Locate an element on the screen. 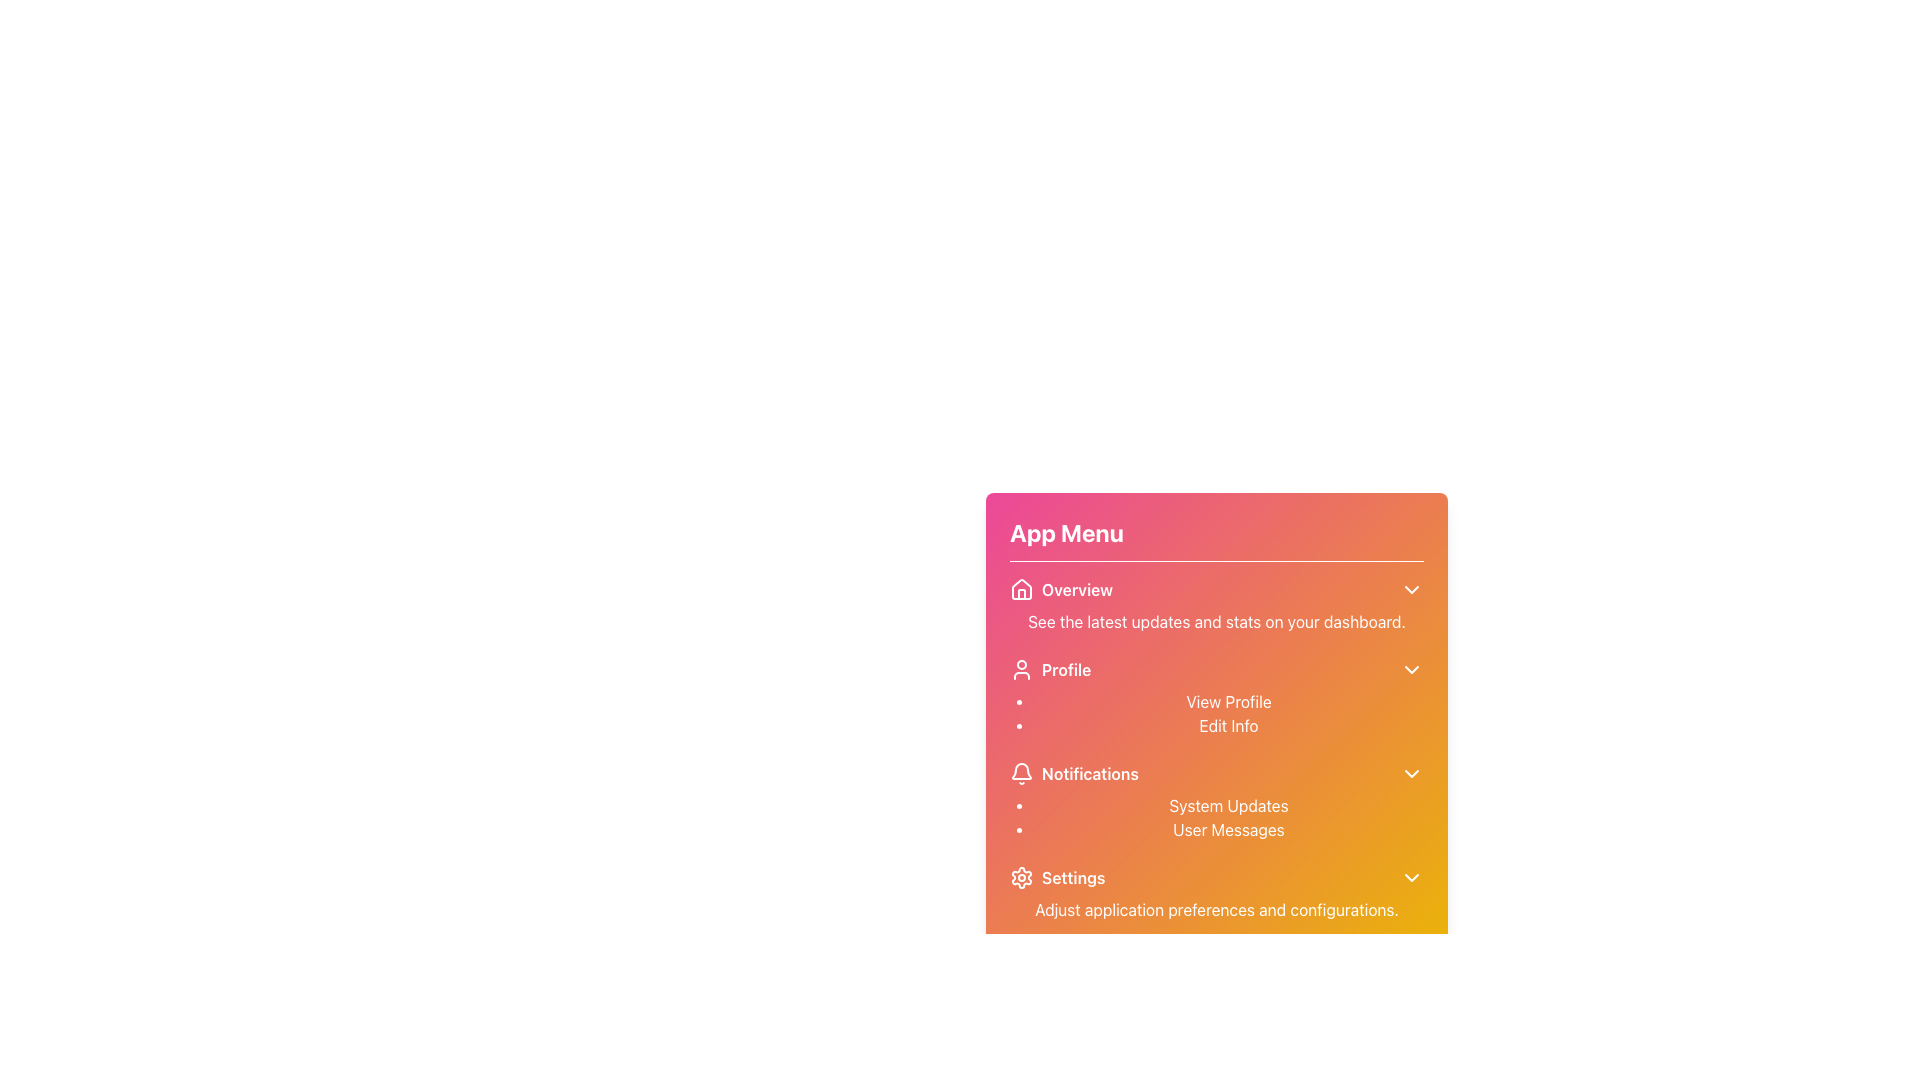 The height and width of the screenshot is (1080, 1920). the 'Edit Info' option in the List Item Group located below the 'Profile' label in the sidebar menu to modify user information is located at coordinates (1227, 712).